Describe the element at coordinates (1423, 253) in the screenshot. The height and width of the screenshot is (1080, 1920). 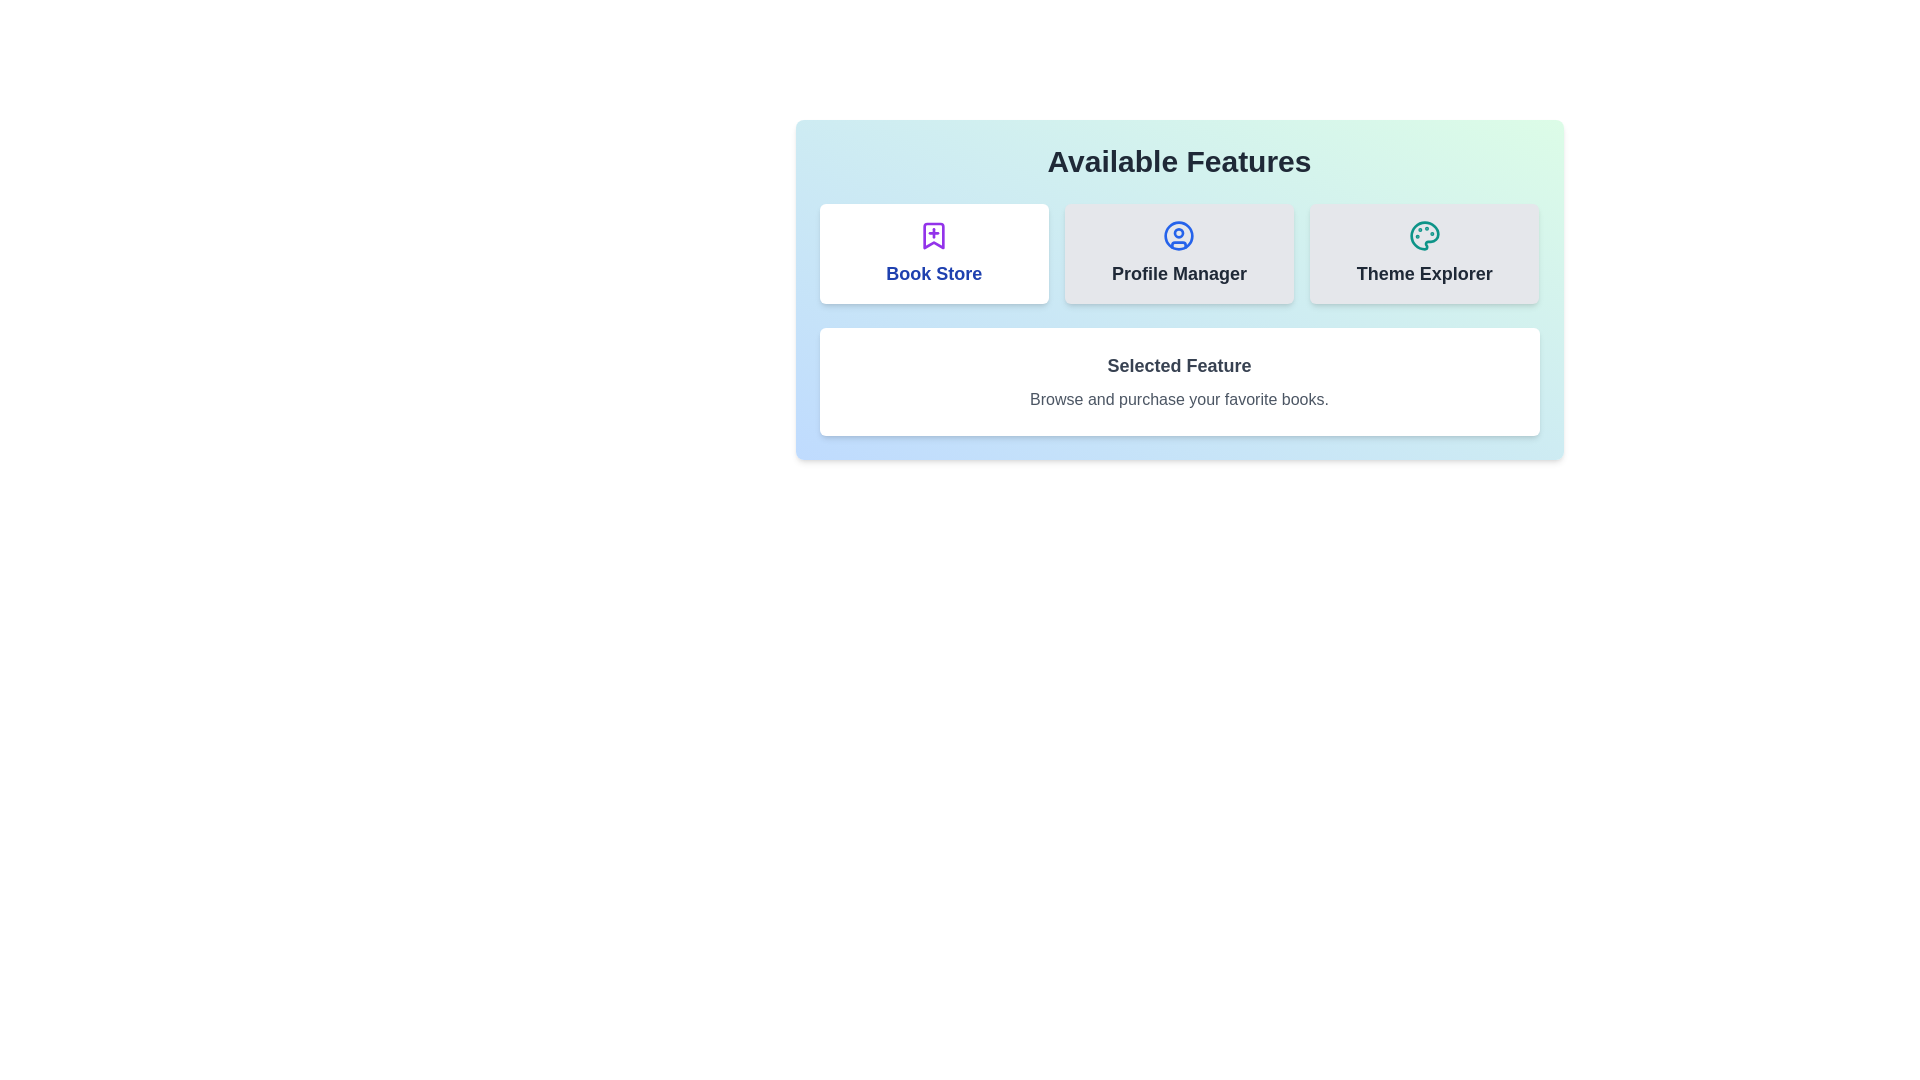
I see `the 'Theme Explorer' button, which is the last button in a row of three, featuring a grey background, a teal palette icon, and the label 'Theme Explorer' in bold, dark text` at that location.